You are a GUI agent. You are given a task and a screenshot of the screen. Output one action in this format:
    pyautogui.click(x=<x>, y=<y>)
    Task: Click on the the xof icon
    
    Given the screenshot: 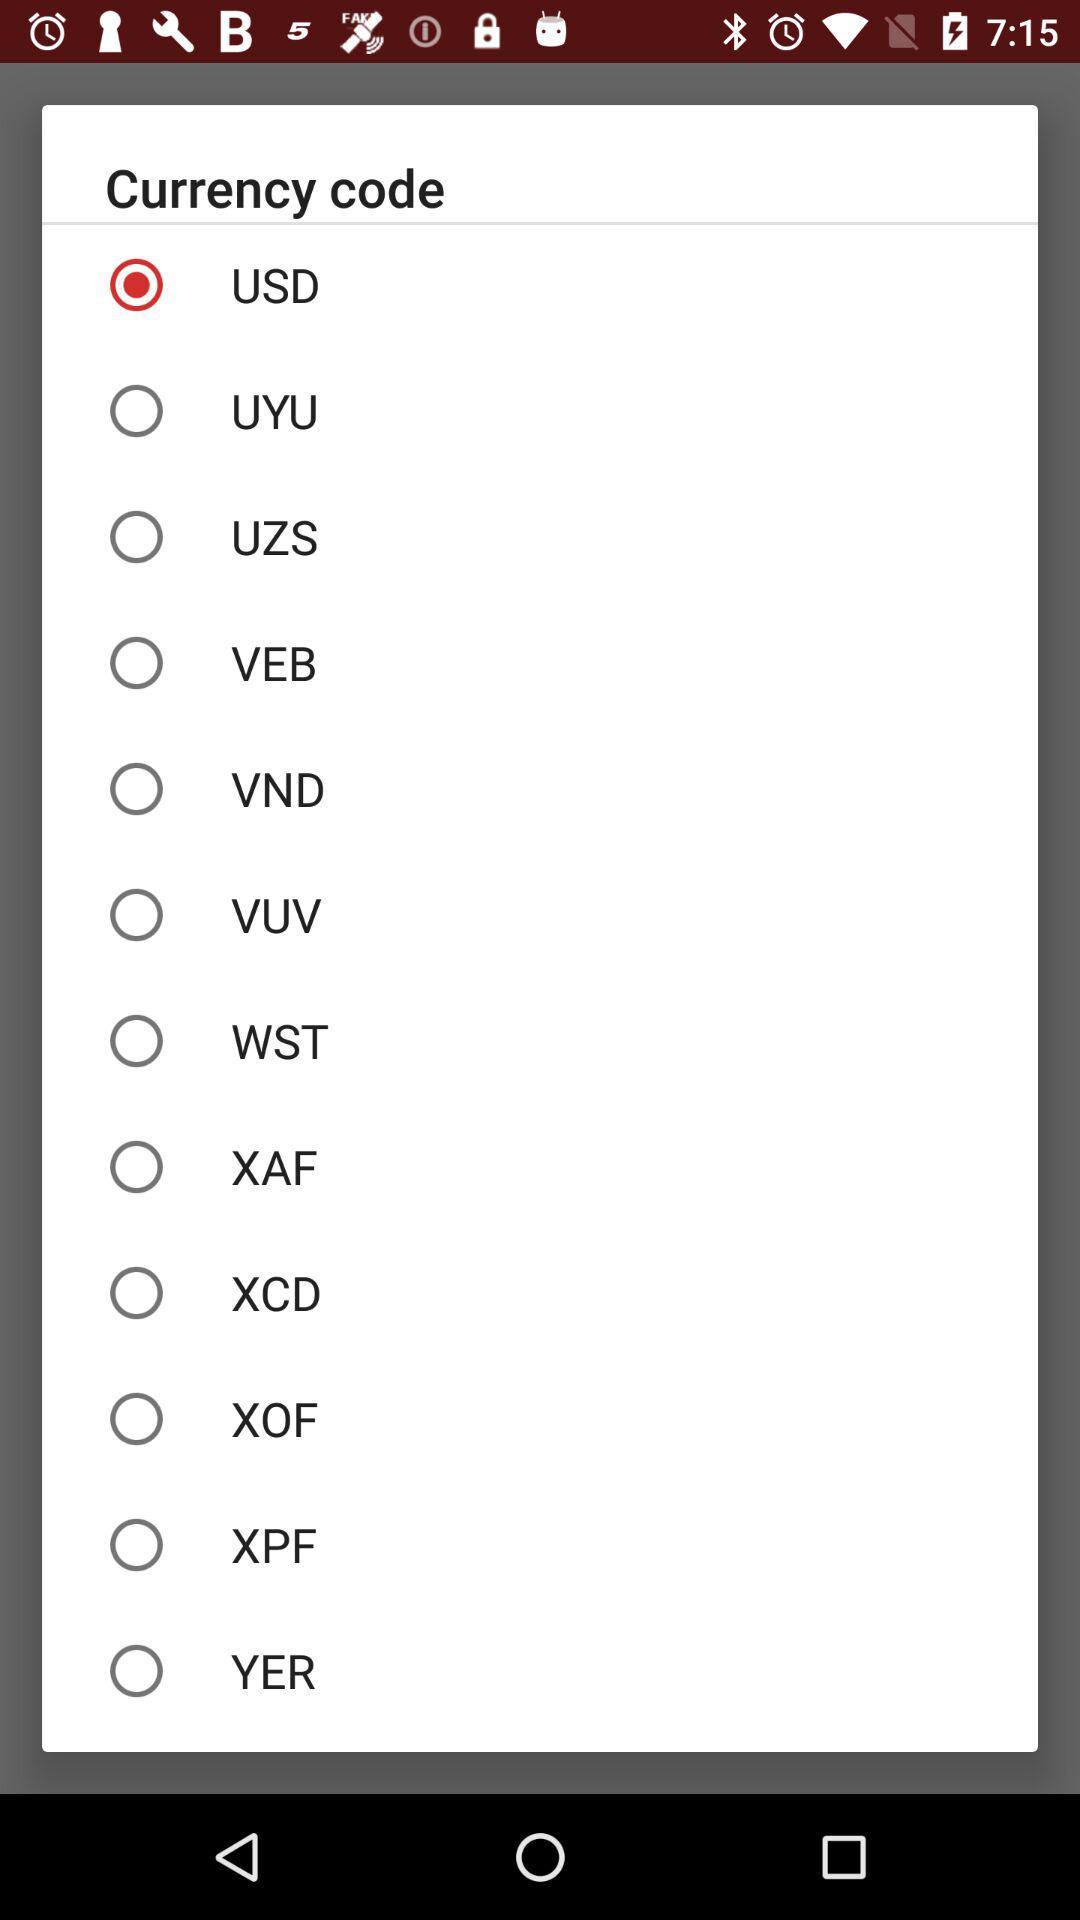 What is the action you would take?
    pyautogui.click(x=540, y=1418)
    